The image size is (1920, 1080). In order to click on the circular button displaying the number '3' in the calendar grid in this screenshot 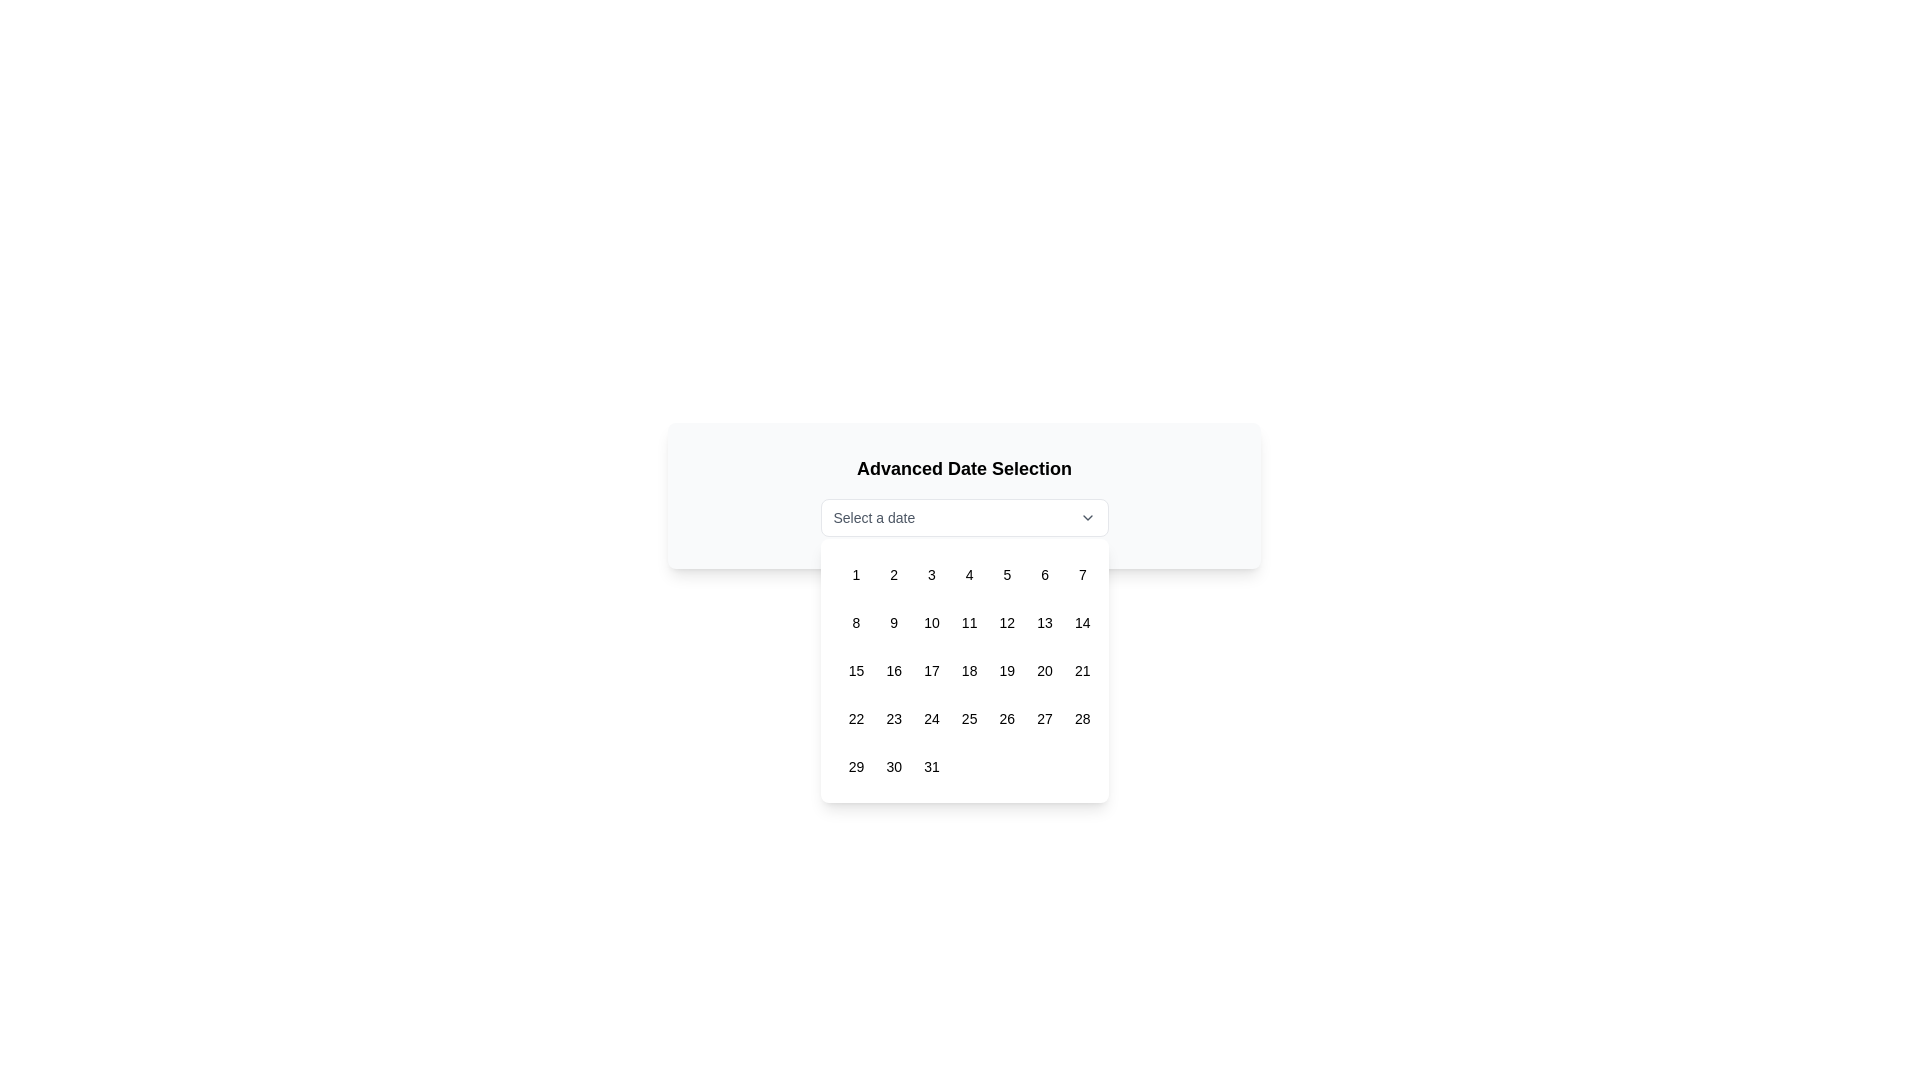, I will do `click(930, 574)`.